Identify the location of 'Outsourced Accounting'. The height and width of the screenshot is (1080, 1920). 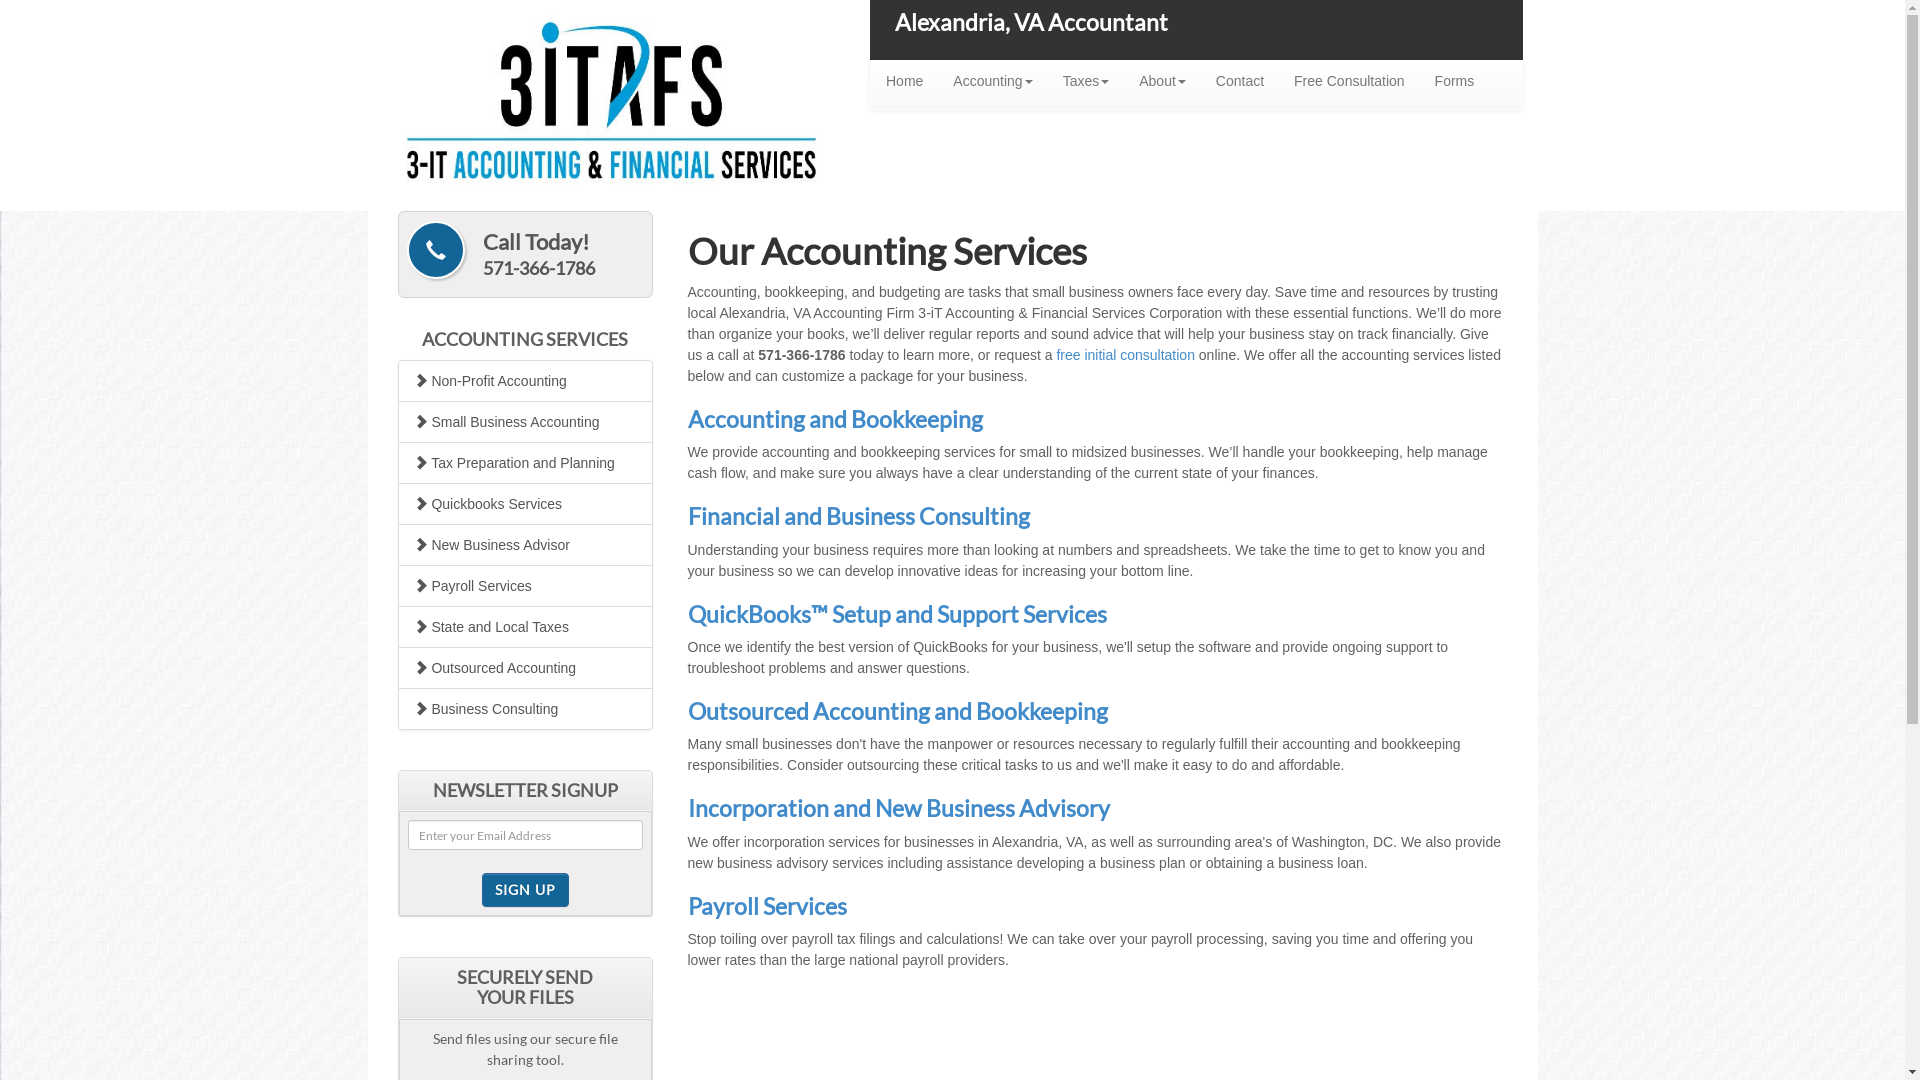
(525, 667).